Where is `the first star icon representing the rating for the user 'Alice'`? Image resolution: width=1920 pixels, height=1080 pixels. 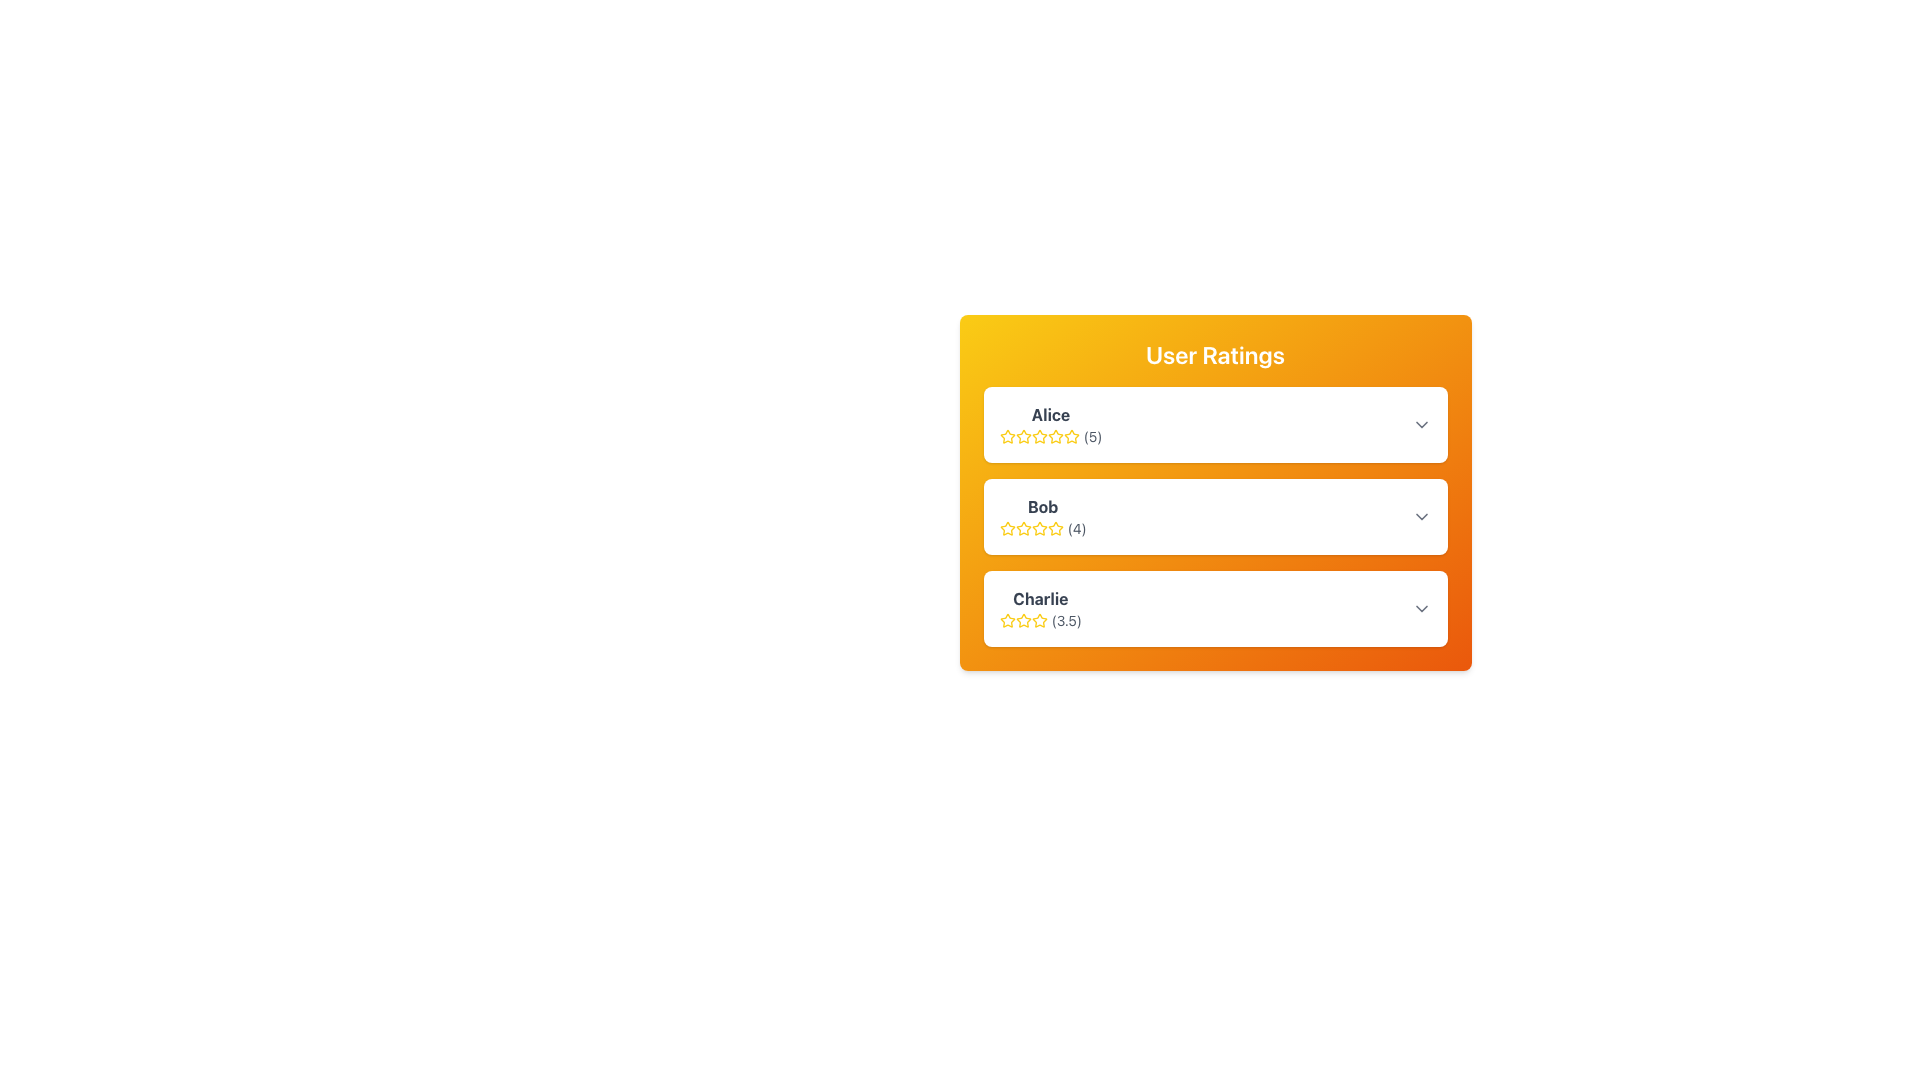 the first star icon representing the rating for the user 'Alice' is located at coordinates (1007, 435).